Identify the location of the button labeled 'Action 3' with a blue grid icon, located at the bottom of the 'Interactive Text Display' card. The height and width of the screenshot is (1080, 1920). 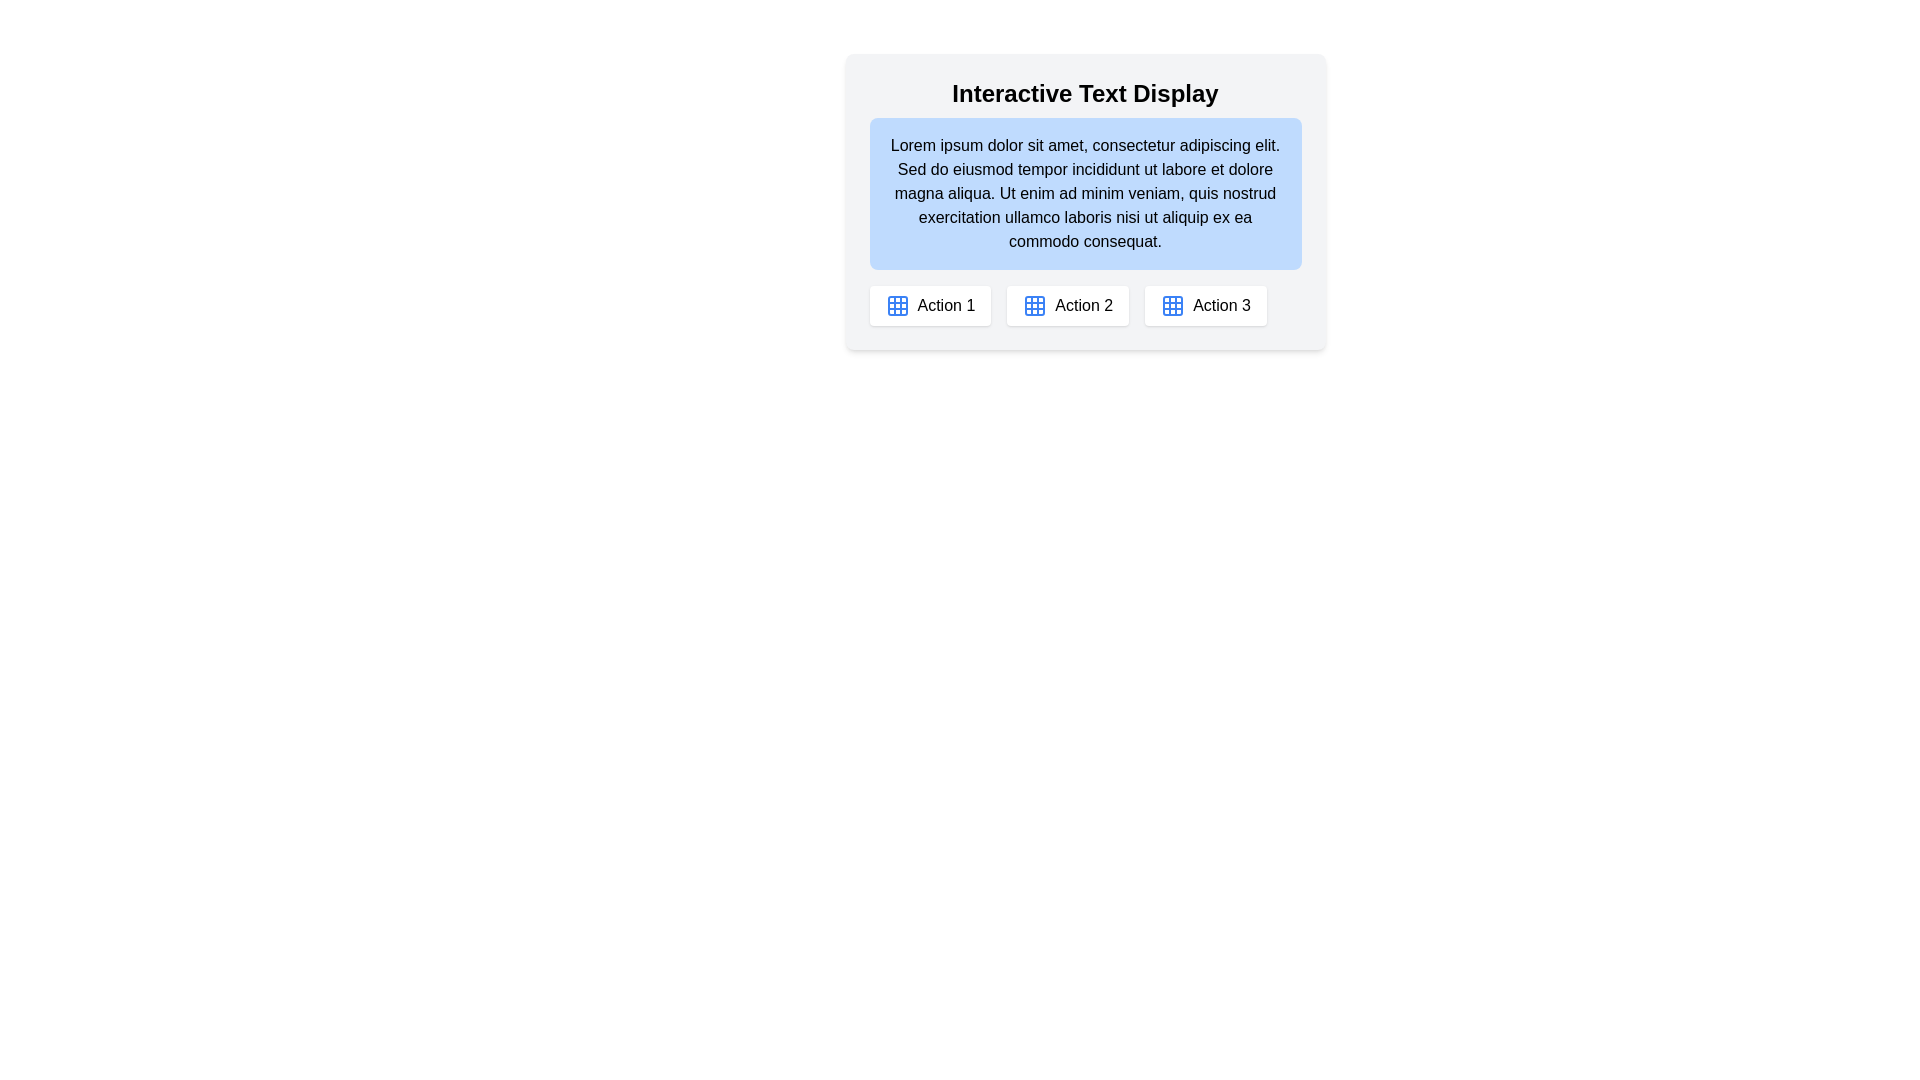
(1205, 305).